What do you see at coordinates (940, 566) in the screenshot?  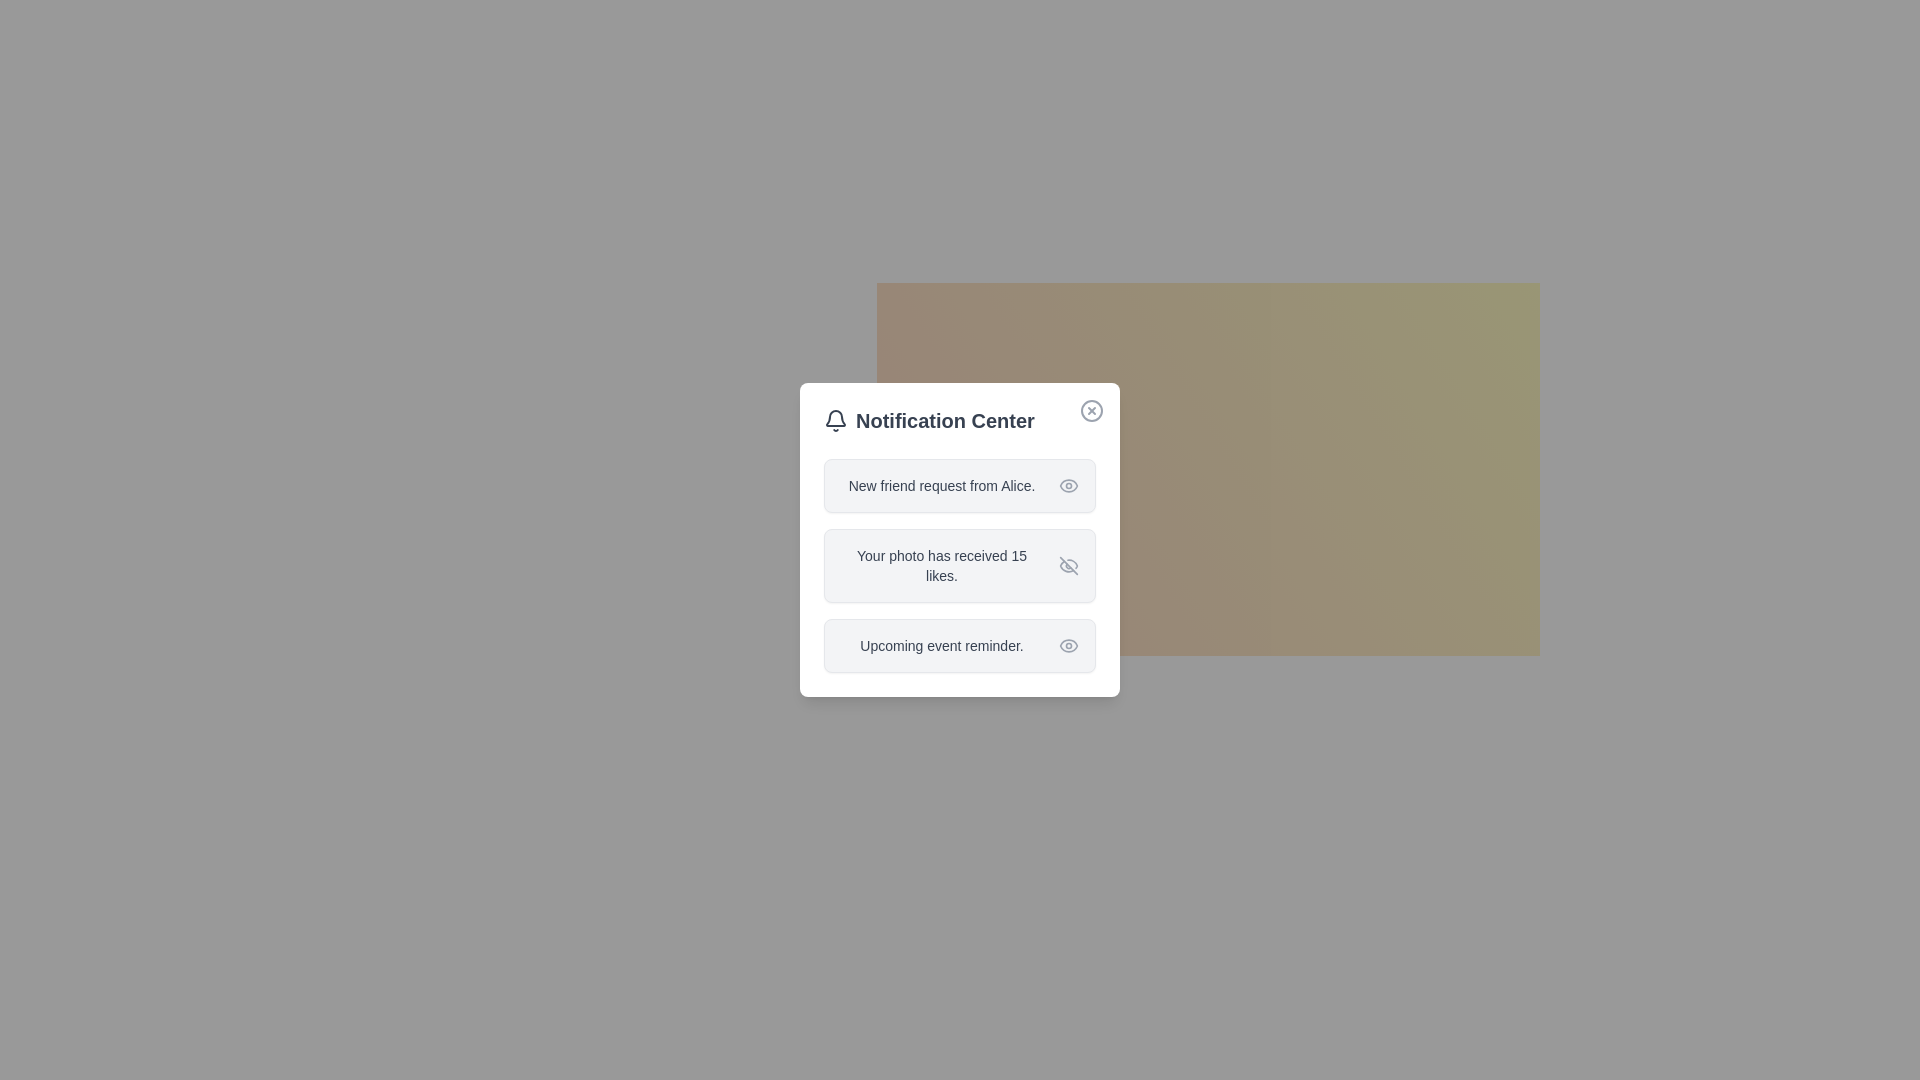 I see `the text label stating 'Your photo has received 15 likes.' which is located in the second notification card in the notification panel` at bounding box center [940, 566].